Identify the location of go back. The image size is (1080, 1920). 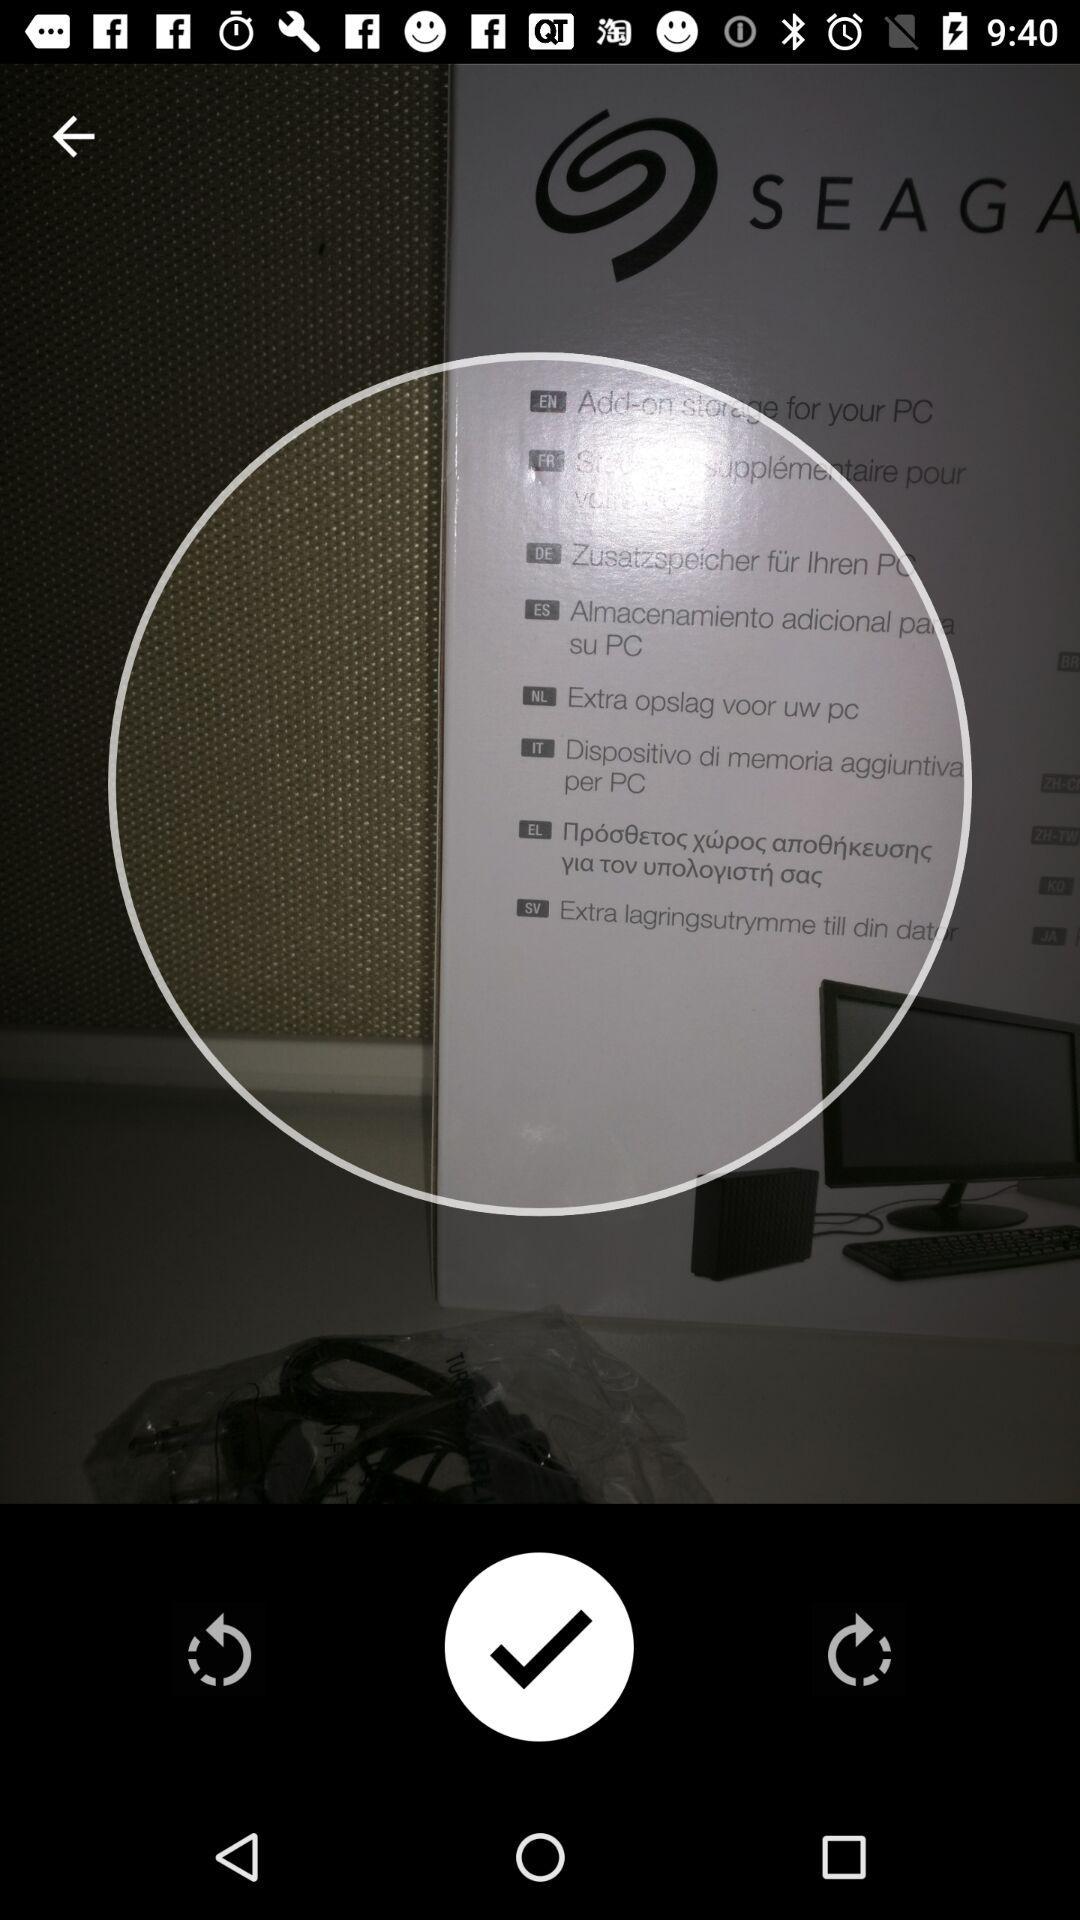
(219, 1649).